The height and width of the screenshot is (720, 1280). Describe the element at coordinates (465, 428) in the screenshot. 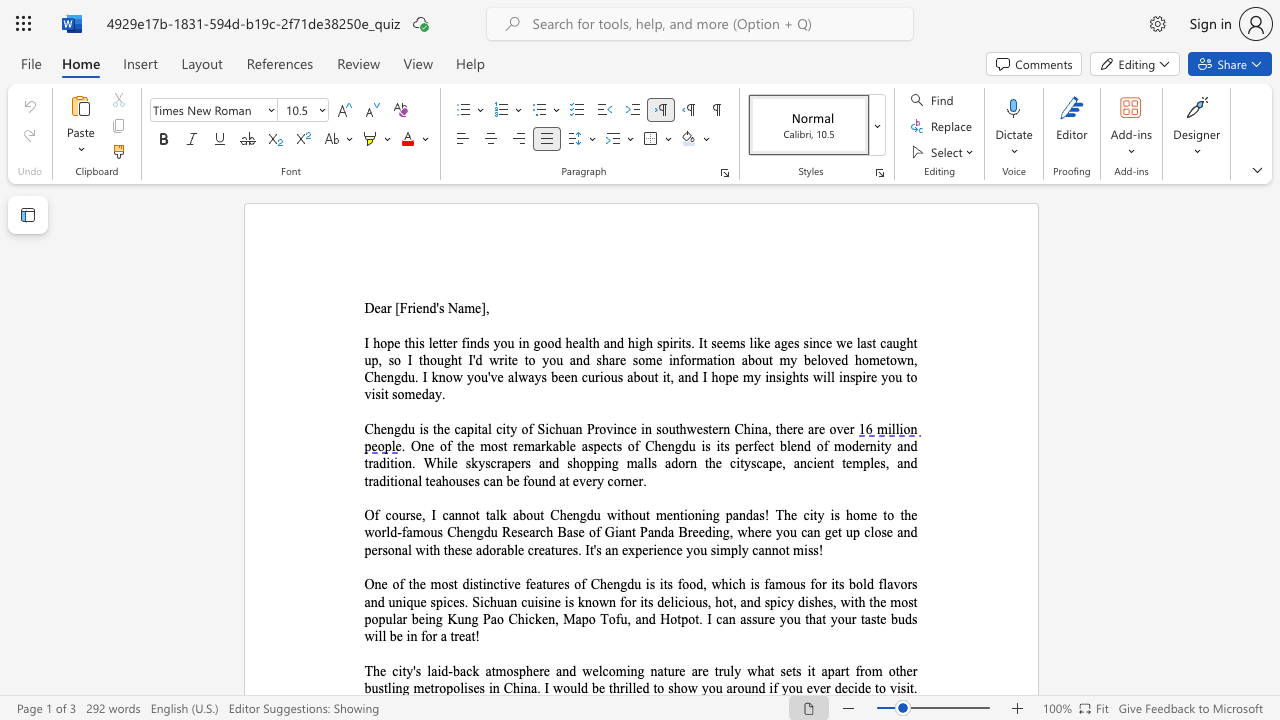

I see `the subset text "pital city of Sichuan Prov" within the text "Chengdu is the capital city of Sichuan Province in southwestern China, there are over"` at that location.